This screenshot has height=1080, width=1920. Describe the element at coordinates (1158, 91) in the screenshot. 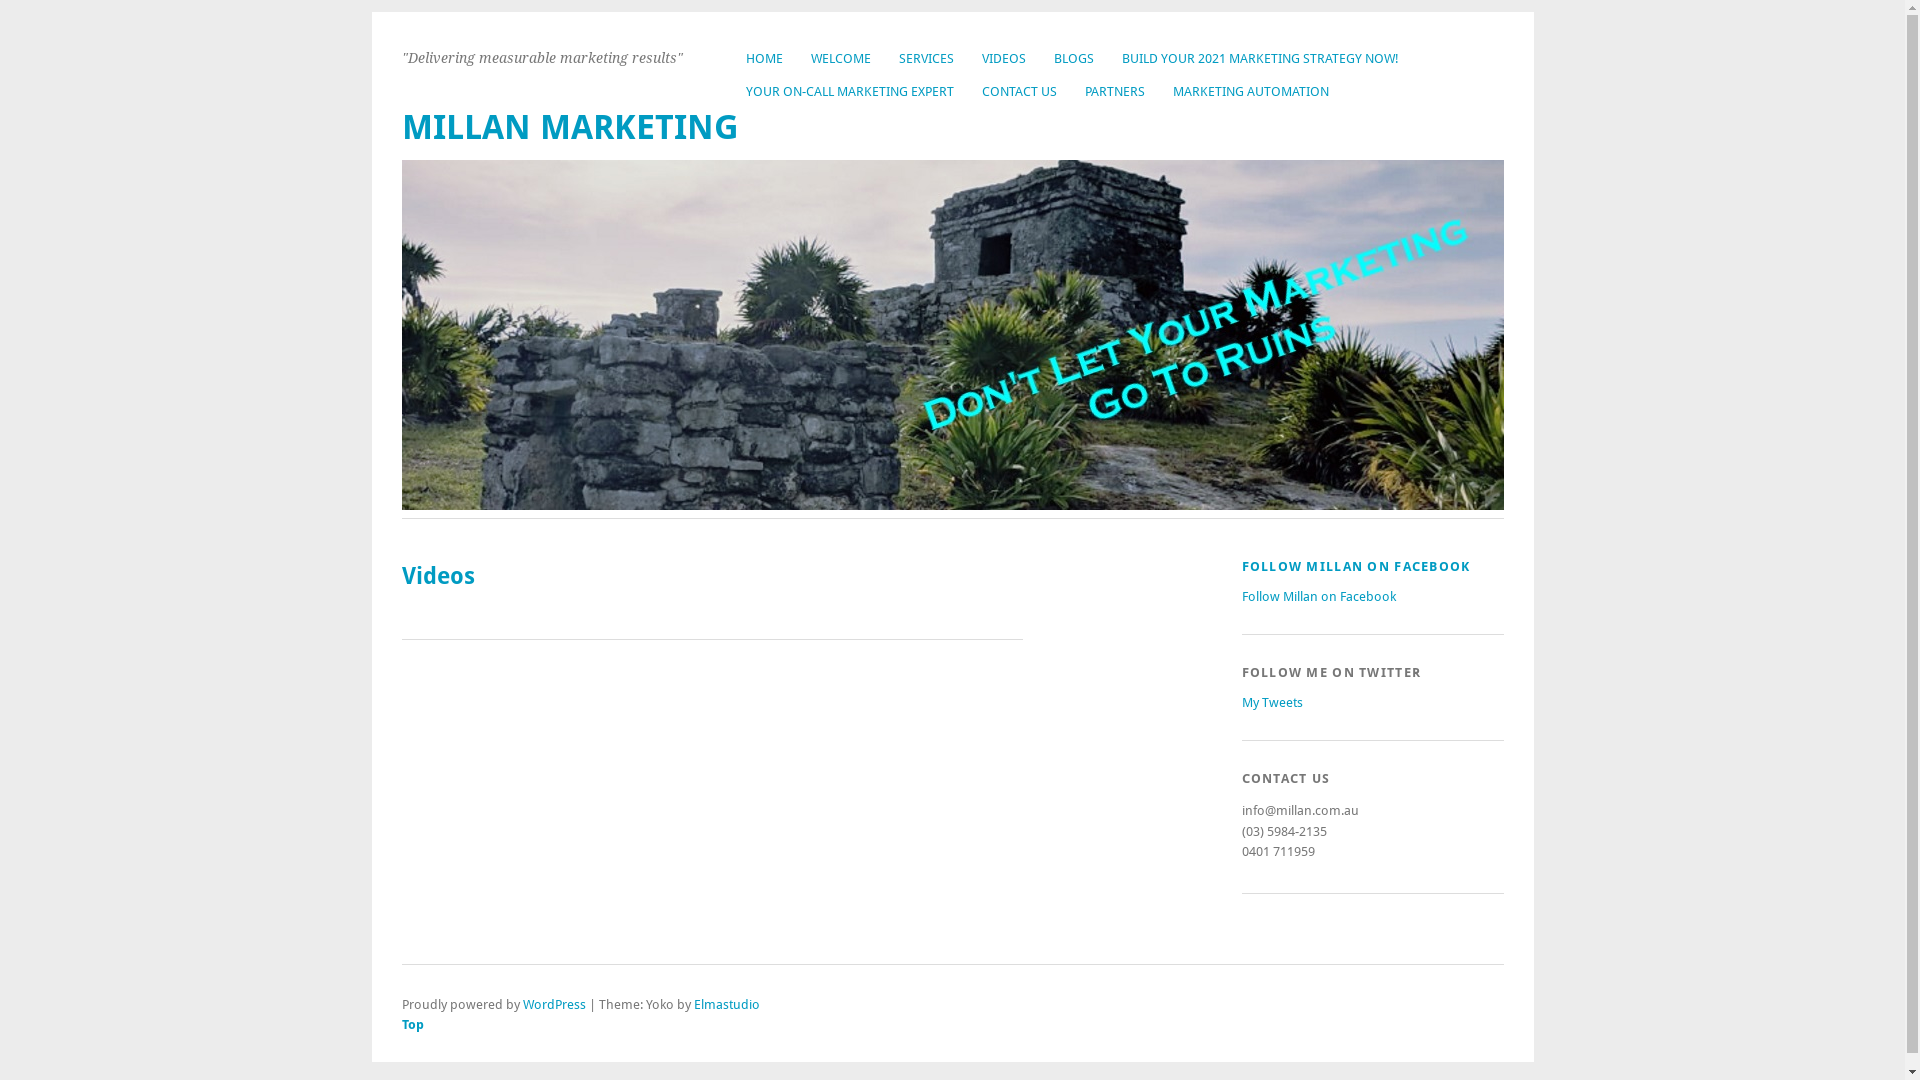

I see `'MARKETING AUTOMATION'` at that location.